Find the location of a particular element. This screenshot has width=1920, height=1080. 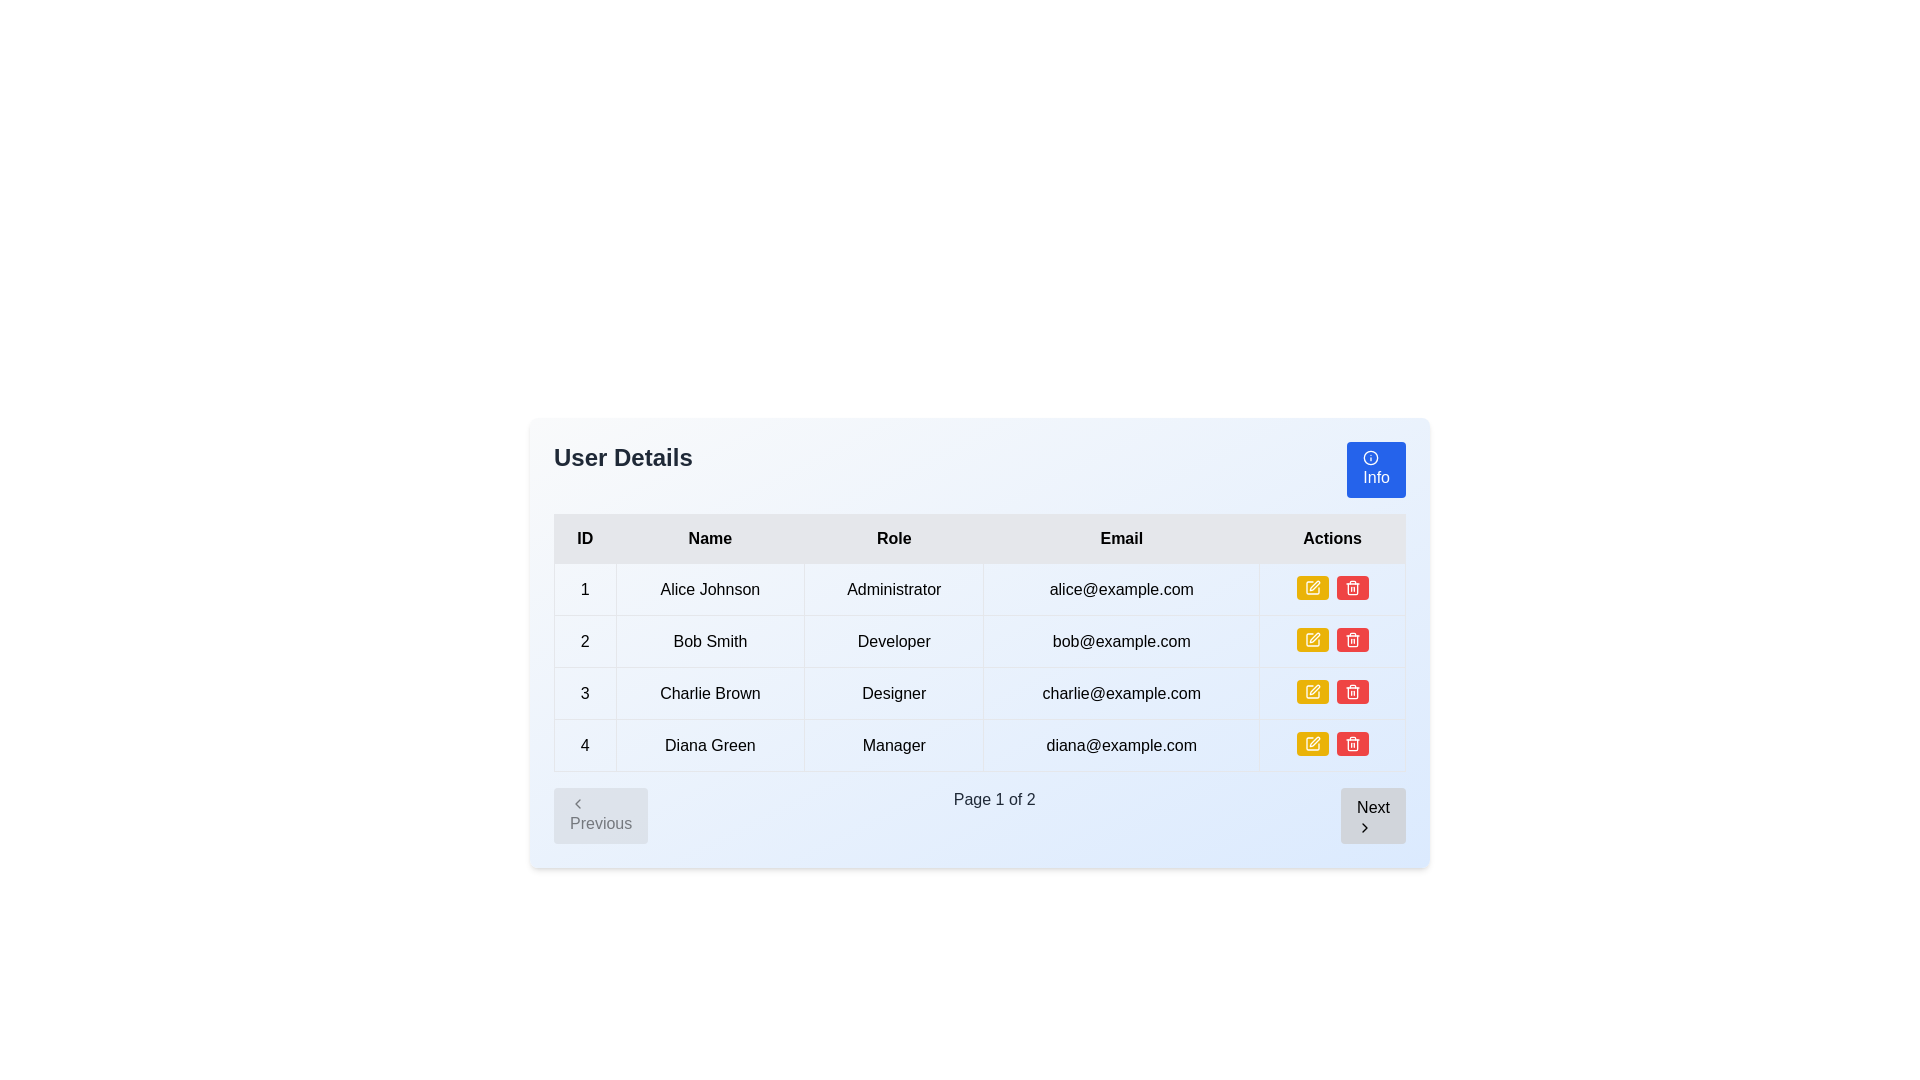

across the interactive buttons in the 'Actions' column of the table for user 'Charlie Brown', which includes a yellow 'edit' button and a red 'delete' button is located at coordinates (1332, 692).